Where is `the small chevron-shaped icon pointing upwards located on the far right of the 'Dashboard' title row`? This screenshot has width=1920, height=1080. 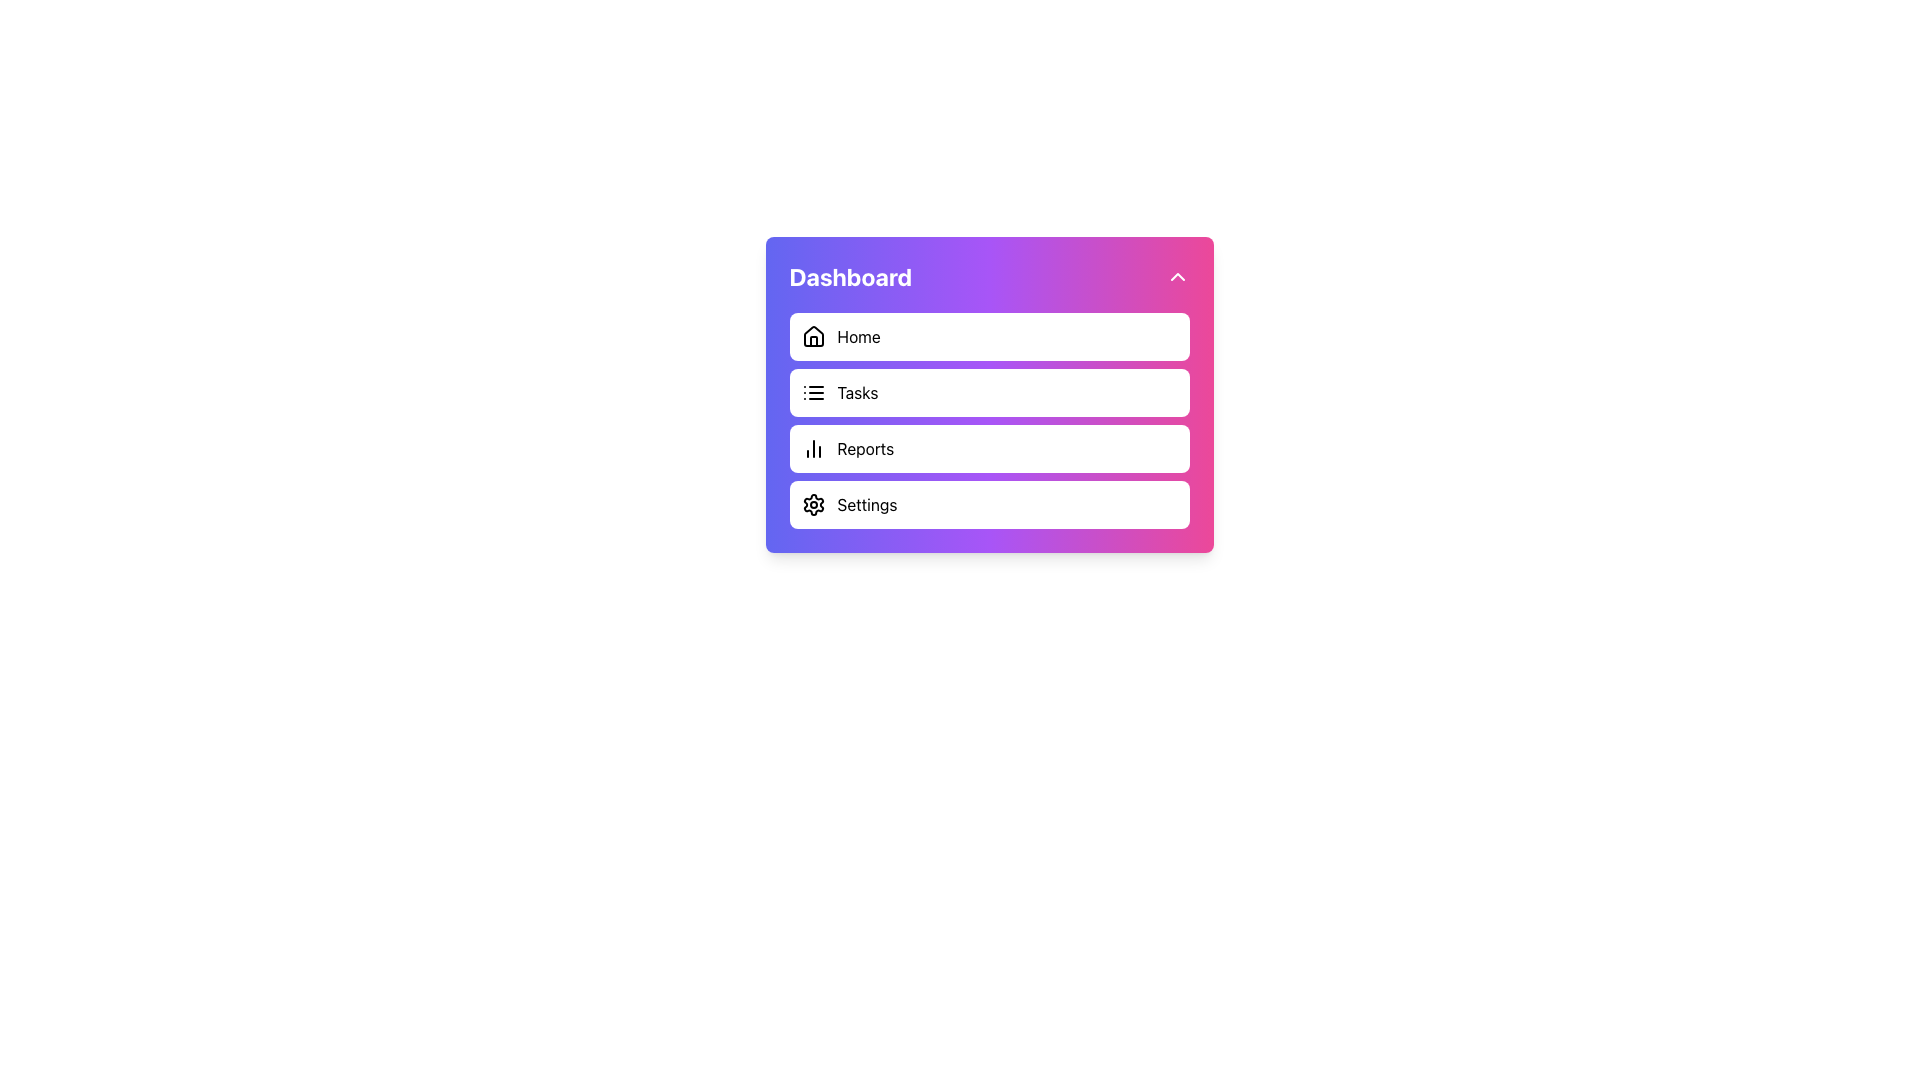
the small chevron-shaped icon pointing upwards located on the far right of the 'Dashboard' title row is located at coordinates (1177, 277).